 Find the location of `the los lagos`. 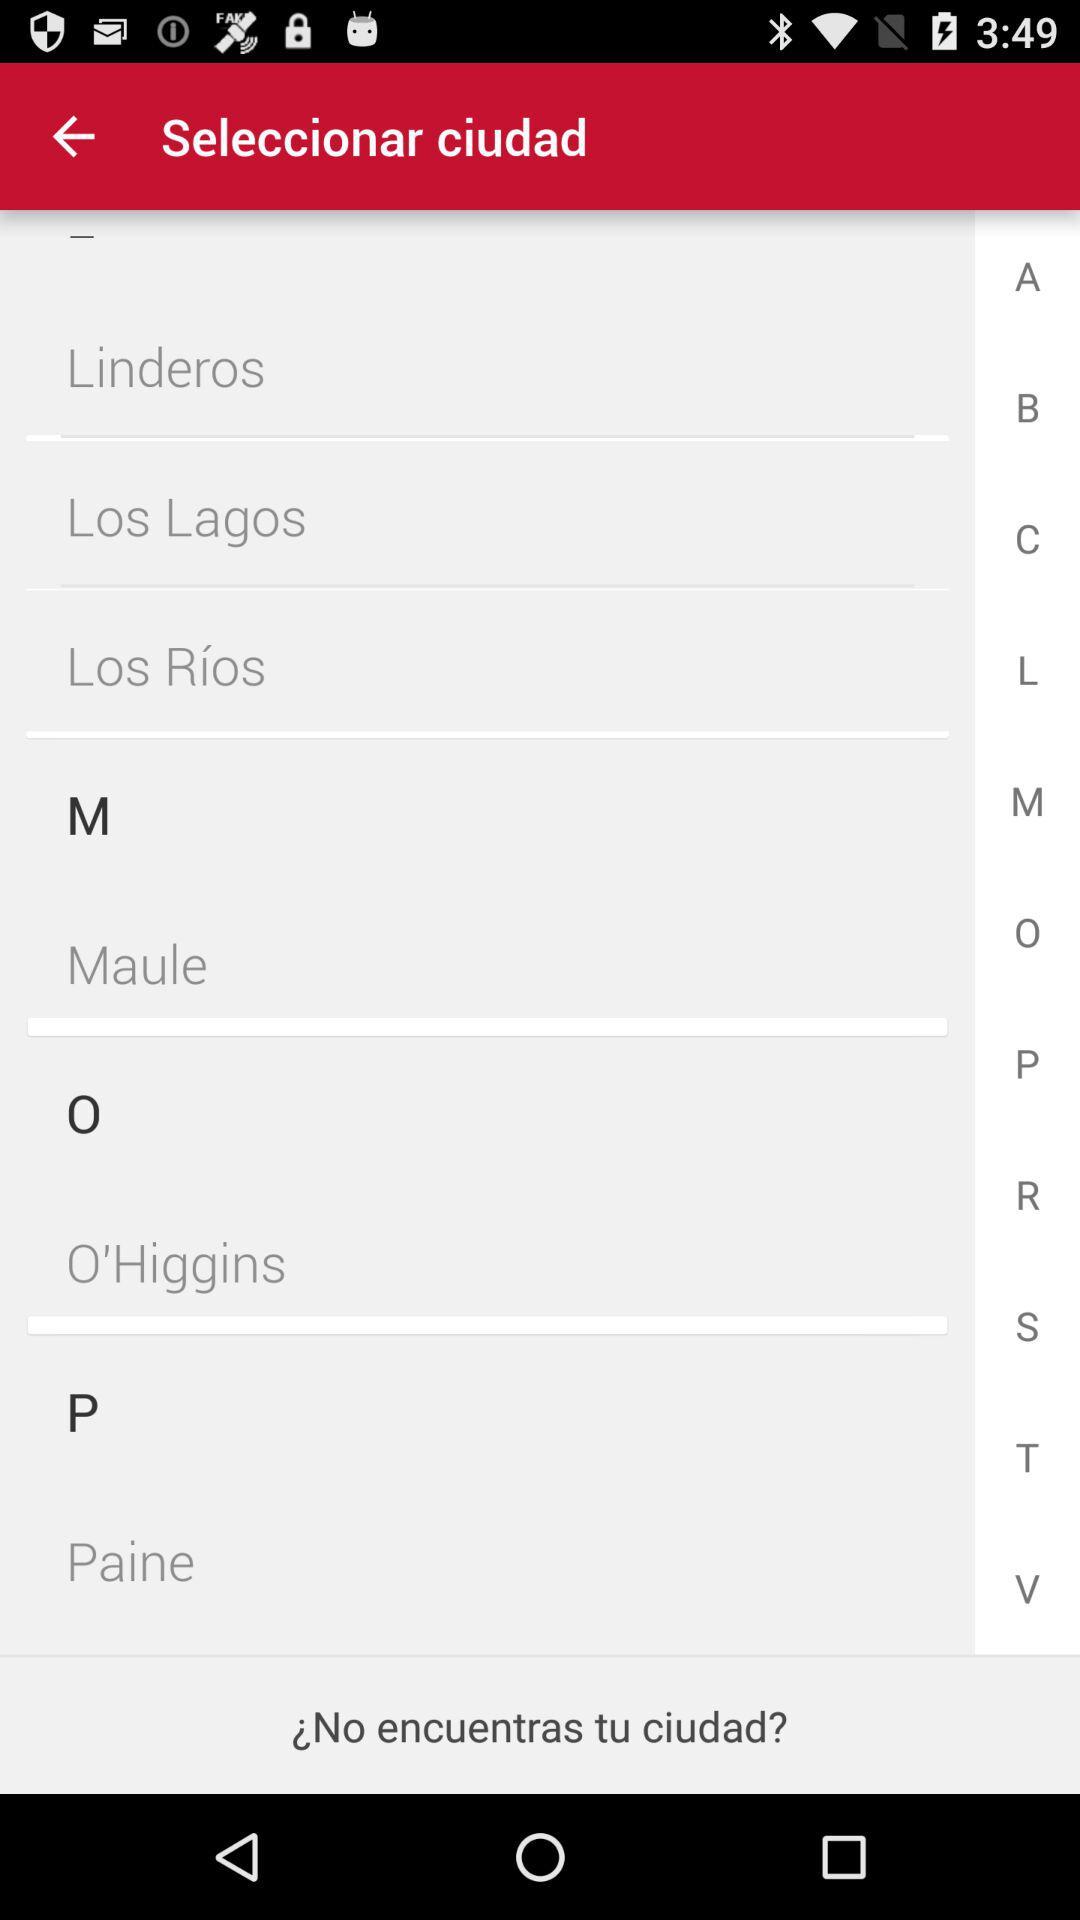

the los lagos is located at coordinates (487, 515).